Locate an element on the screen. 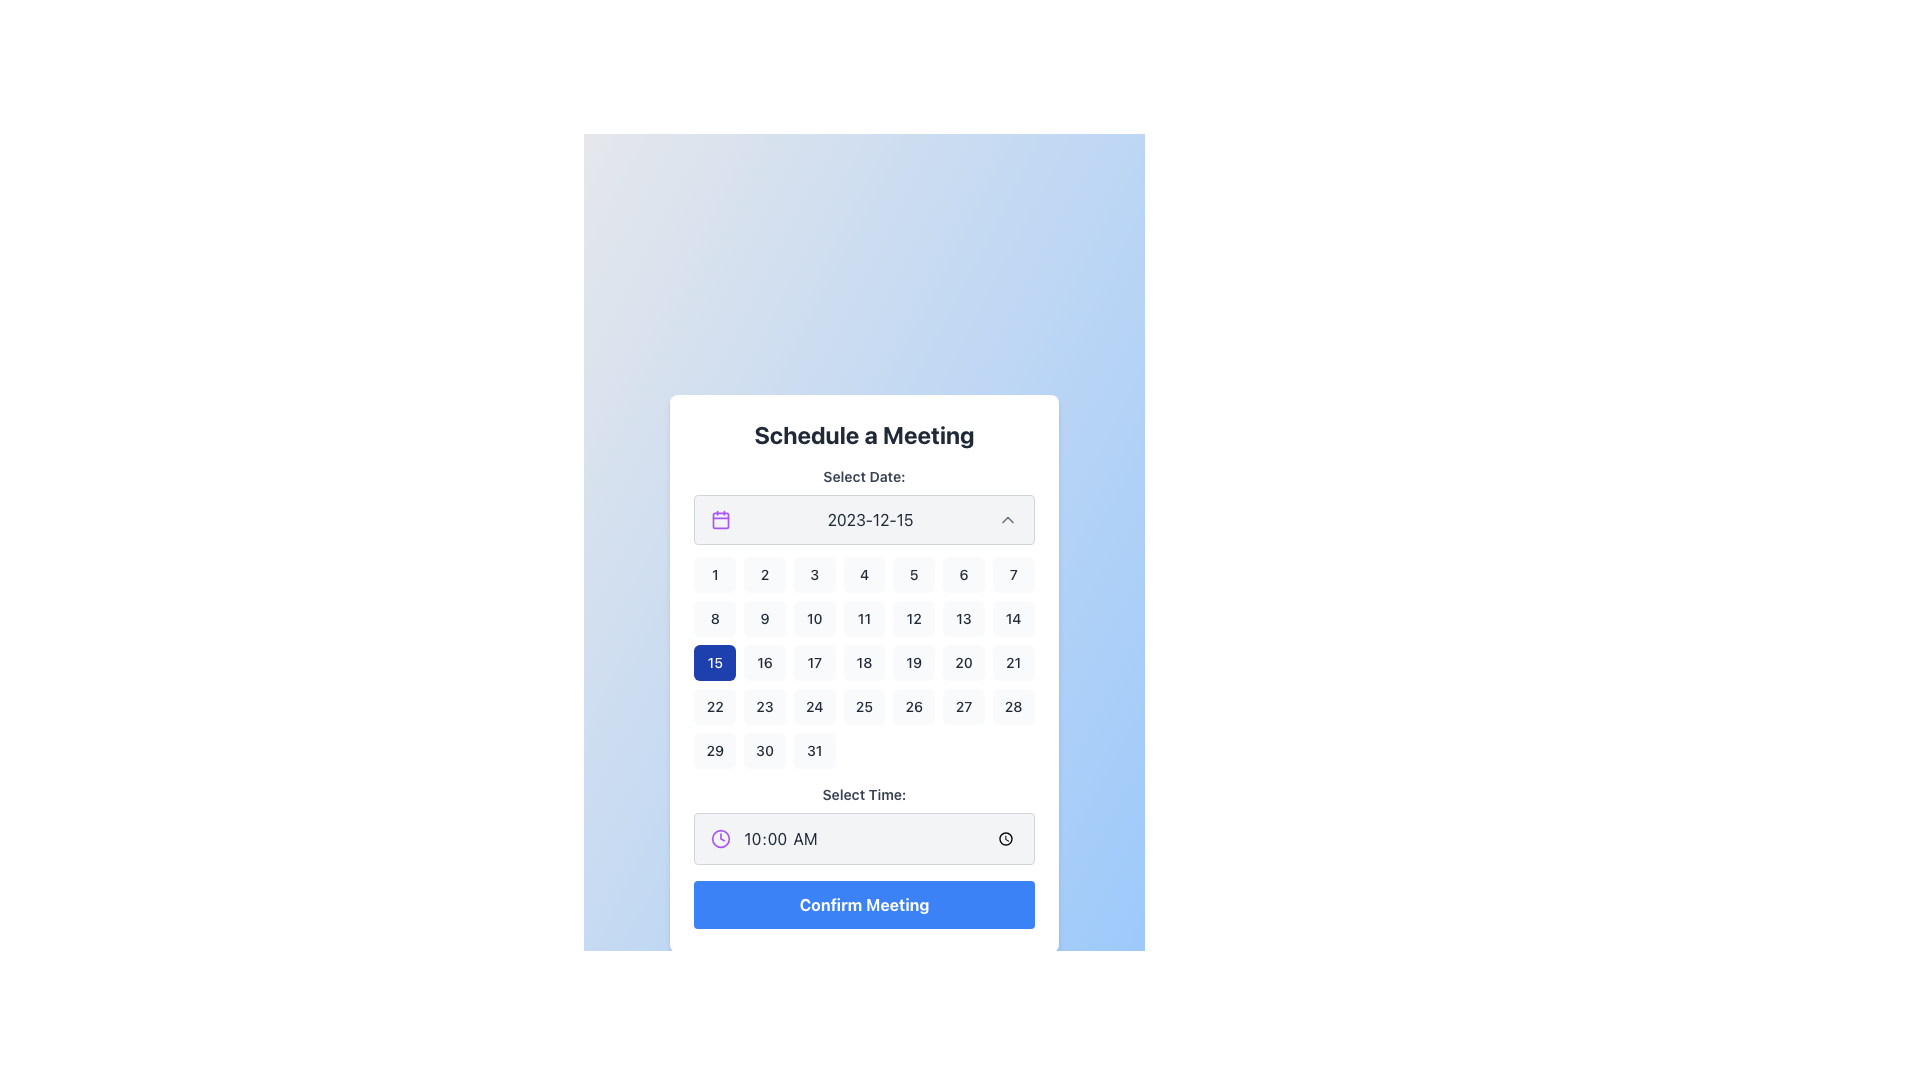 The image size is (1920, 1080). the day selector button for date 27 in the calendar interface is located at coordinates (964, 705).